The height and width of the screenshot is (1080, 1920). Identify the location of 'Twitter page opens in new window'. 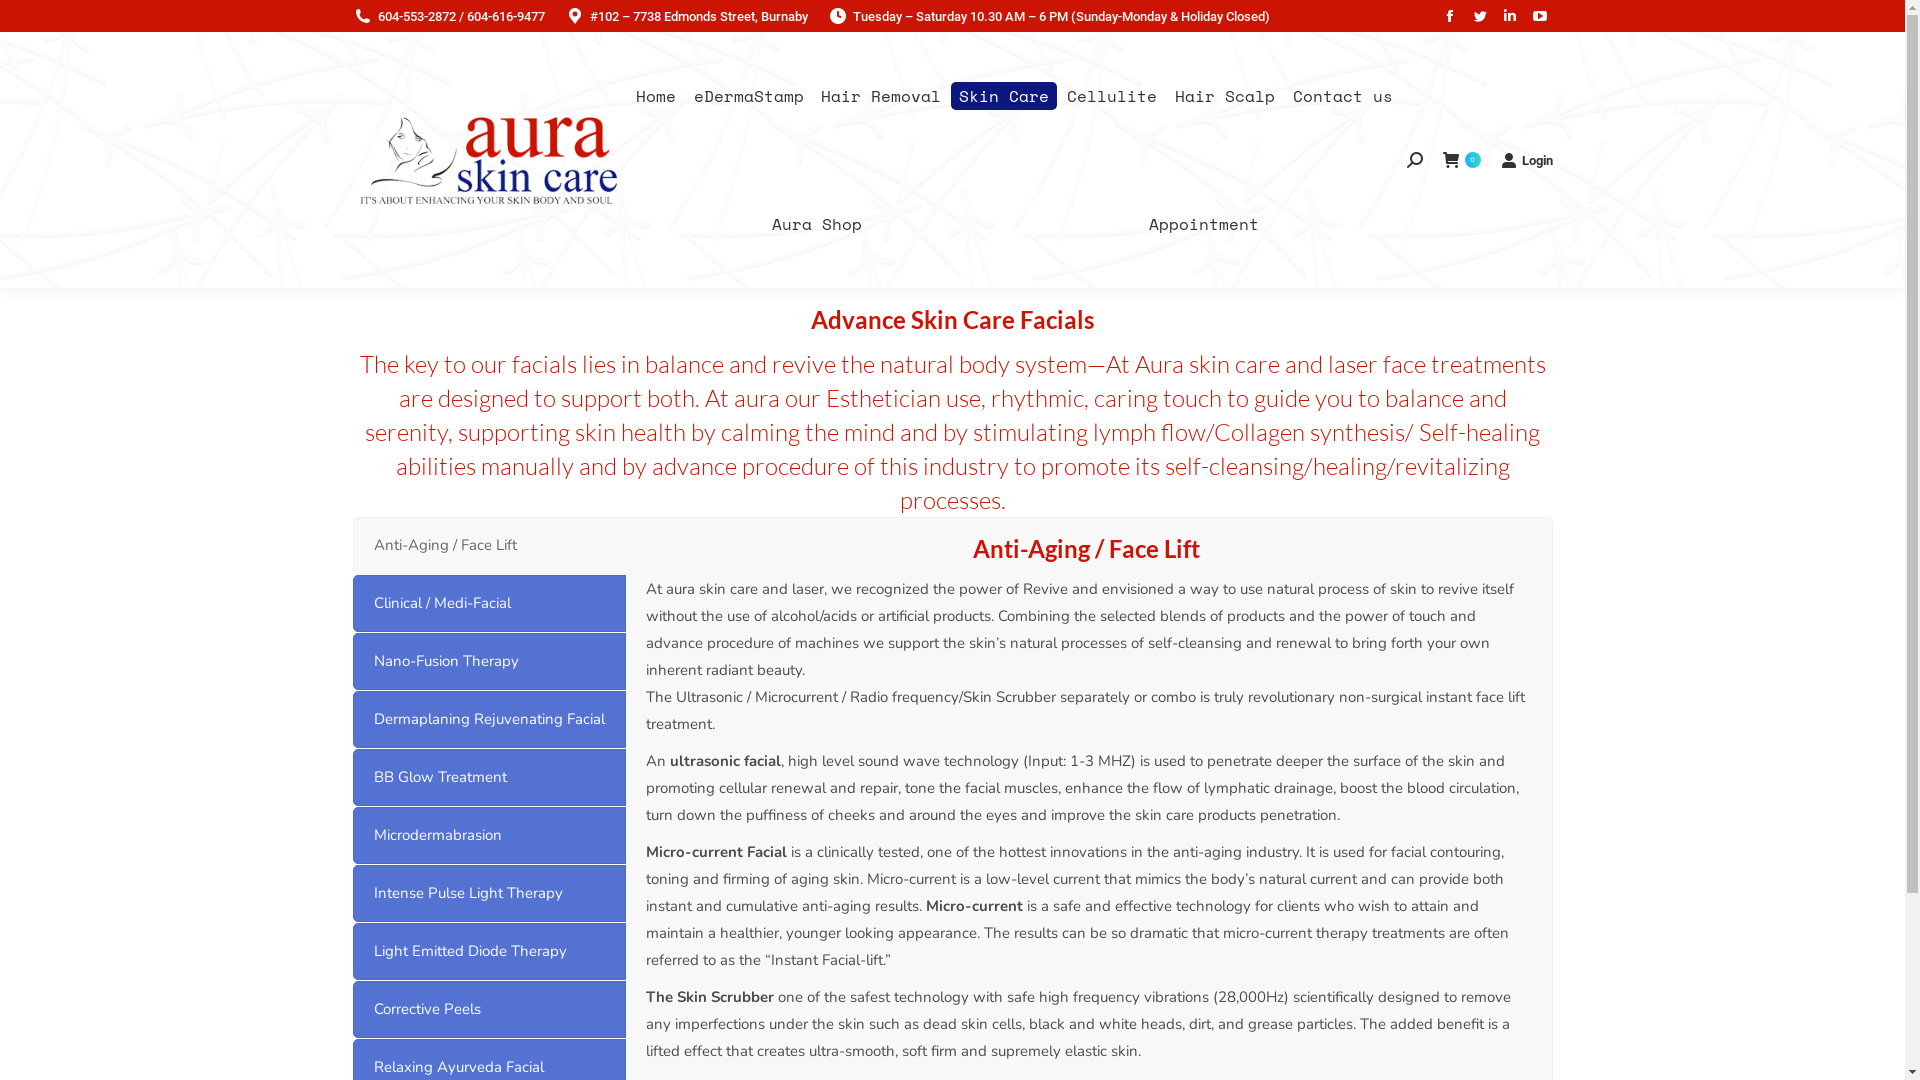
(1478, 15).